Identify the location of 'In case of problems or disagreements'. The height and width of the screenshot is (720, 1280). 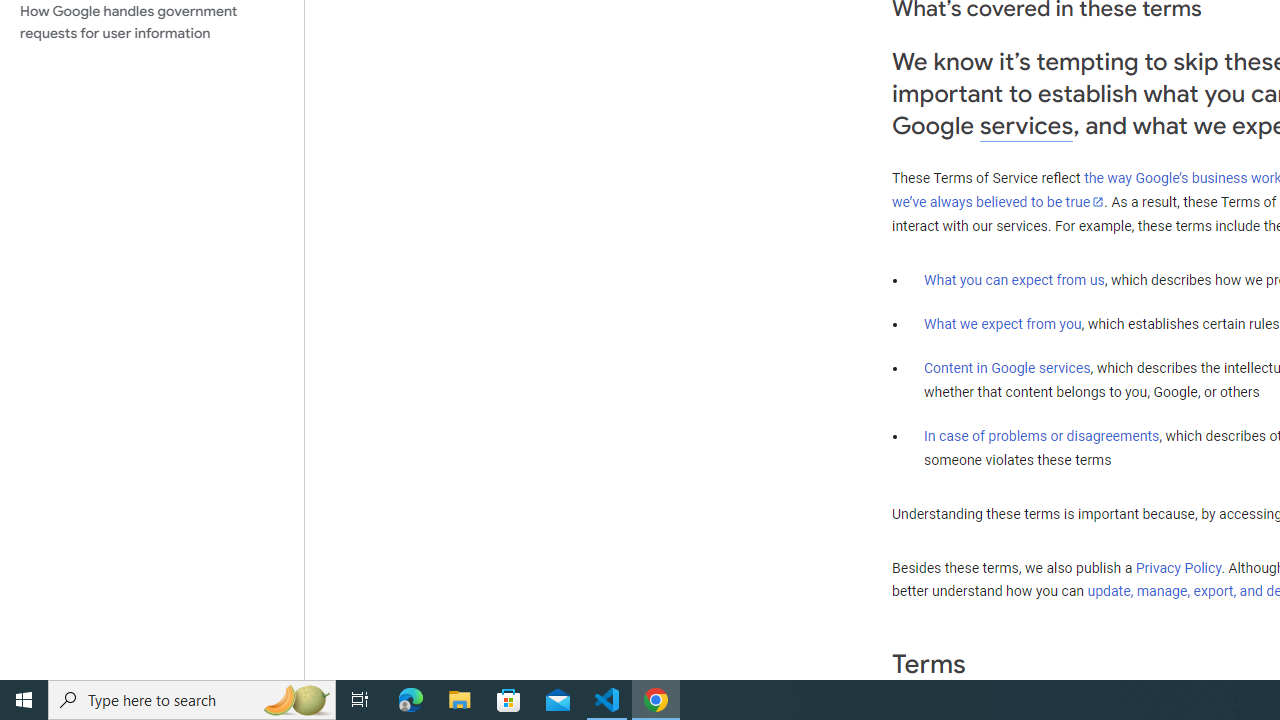
(1040, 434).